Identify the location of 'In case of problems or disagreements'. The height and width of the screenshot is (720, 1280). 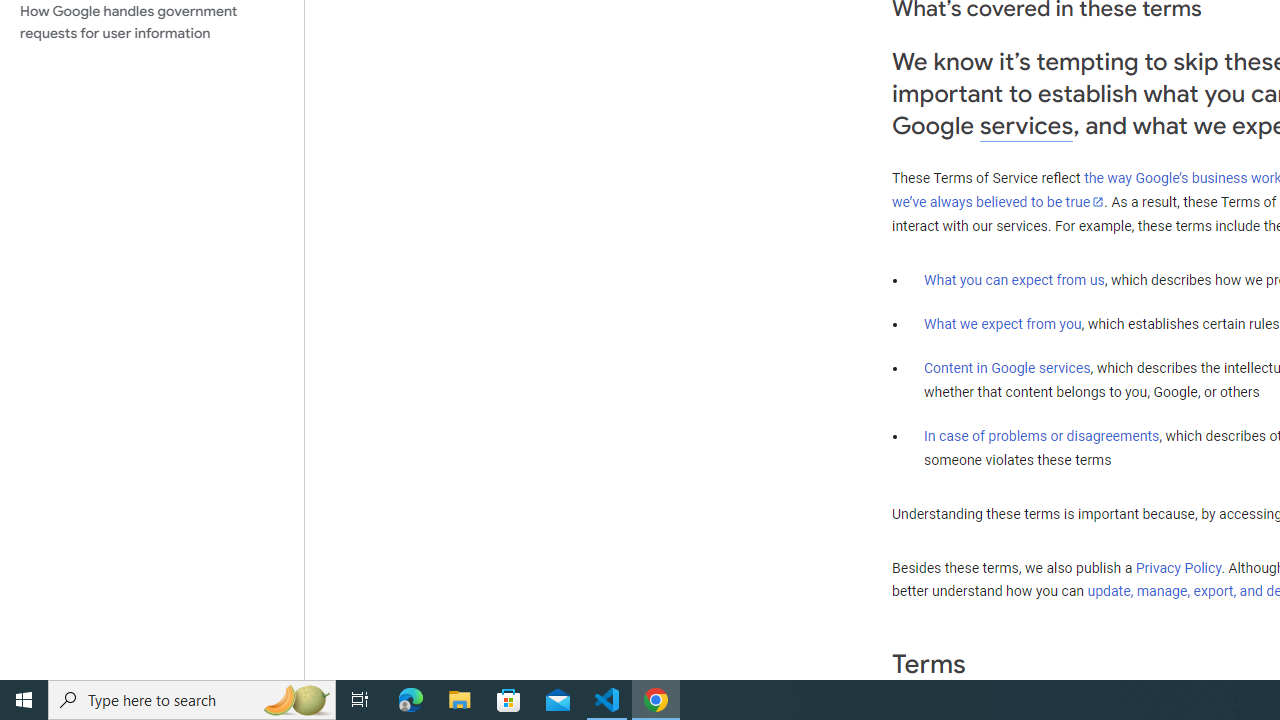
(1040, 434).